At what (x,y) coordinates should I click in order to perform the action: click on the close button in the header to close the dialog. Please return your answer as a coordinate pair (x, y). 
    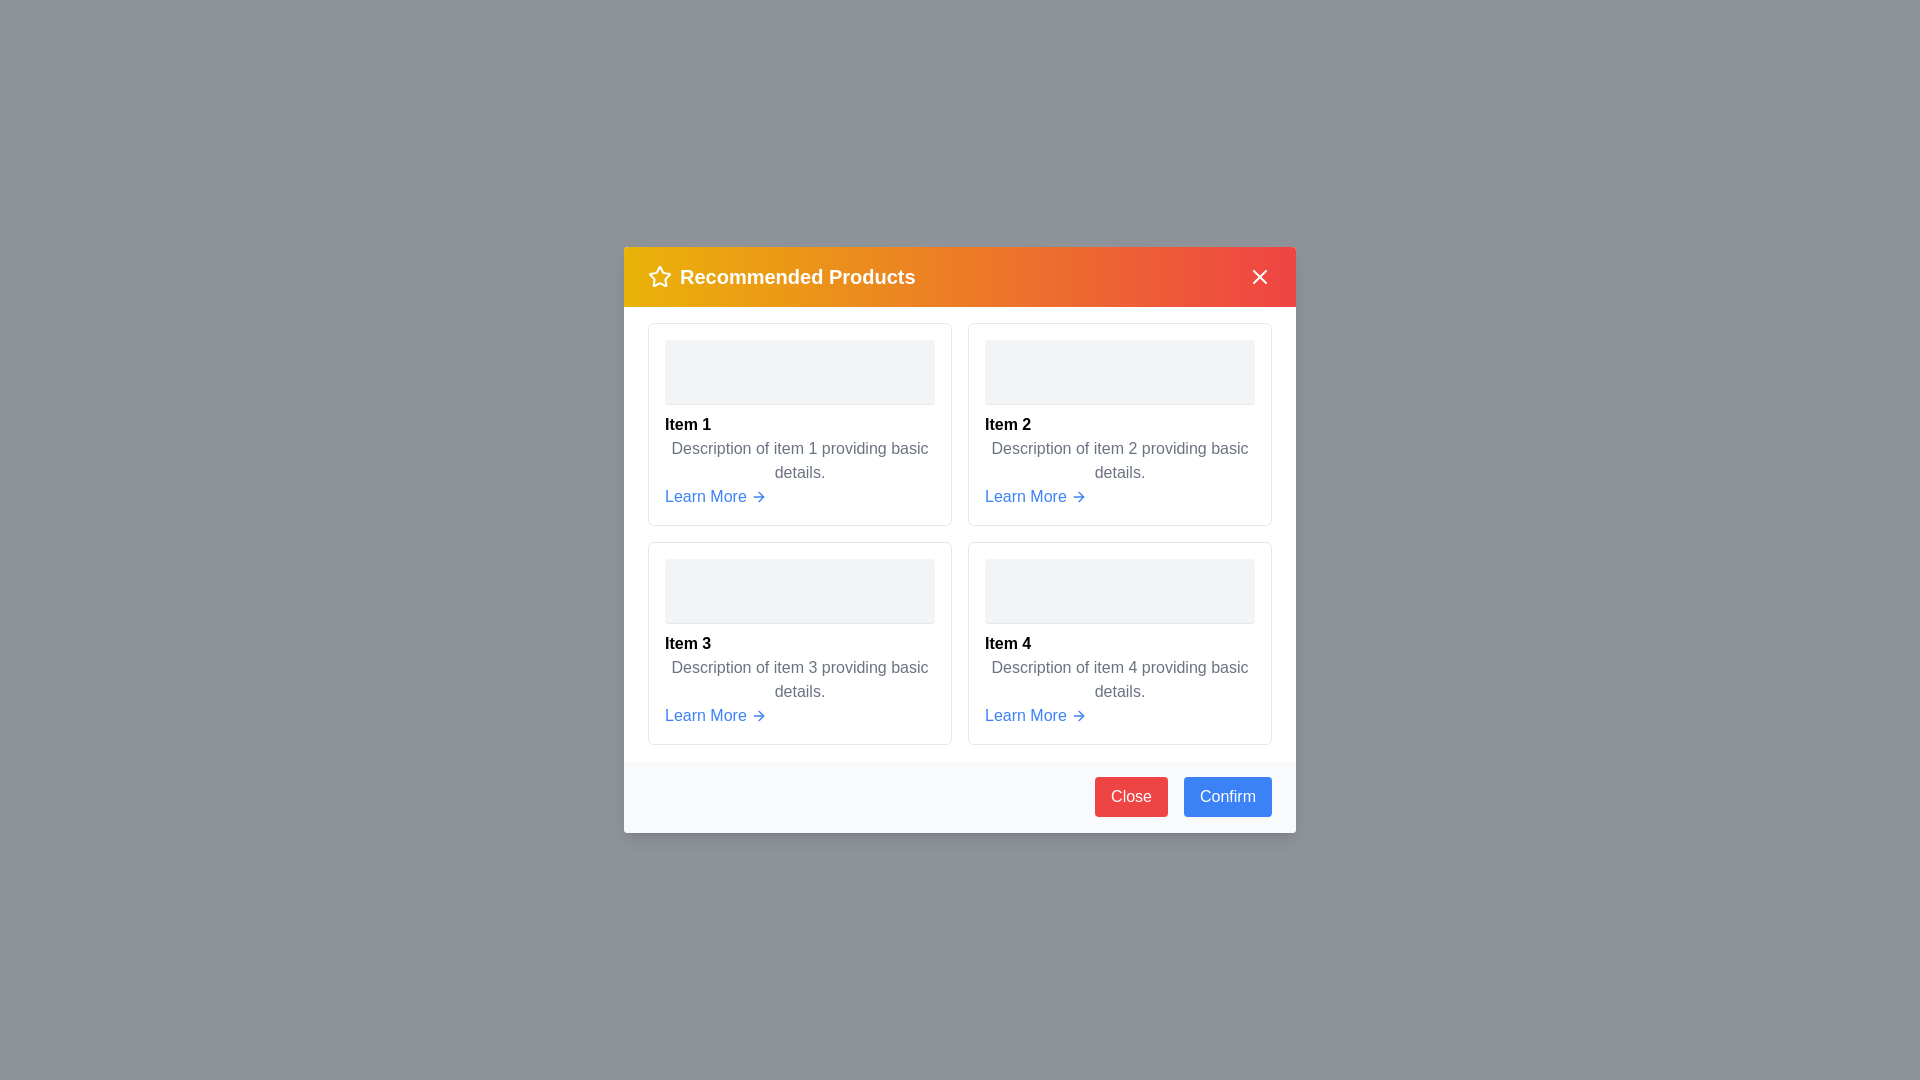
    Looking at the image, I should click on (1258, 277).